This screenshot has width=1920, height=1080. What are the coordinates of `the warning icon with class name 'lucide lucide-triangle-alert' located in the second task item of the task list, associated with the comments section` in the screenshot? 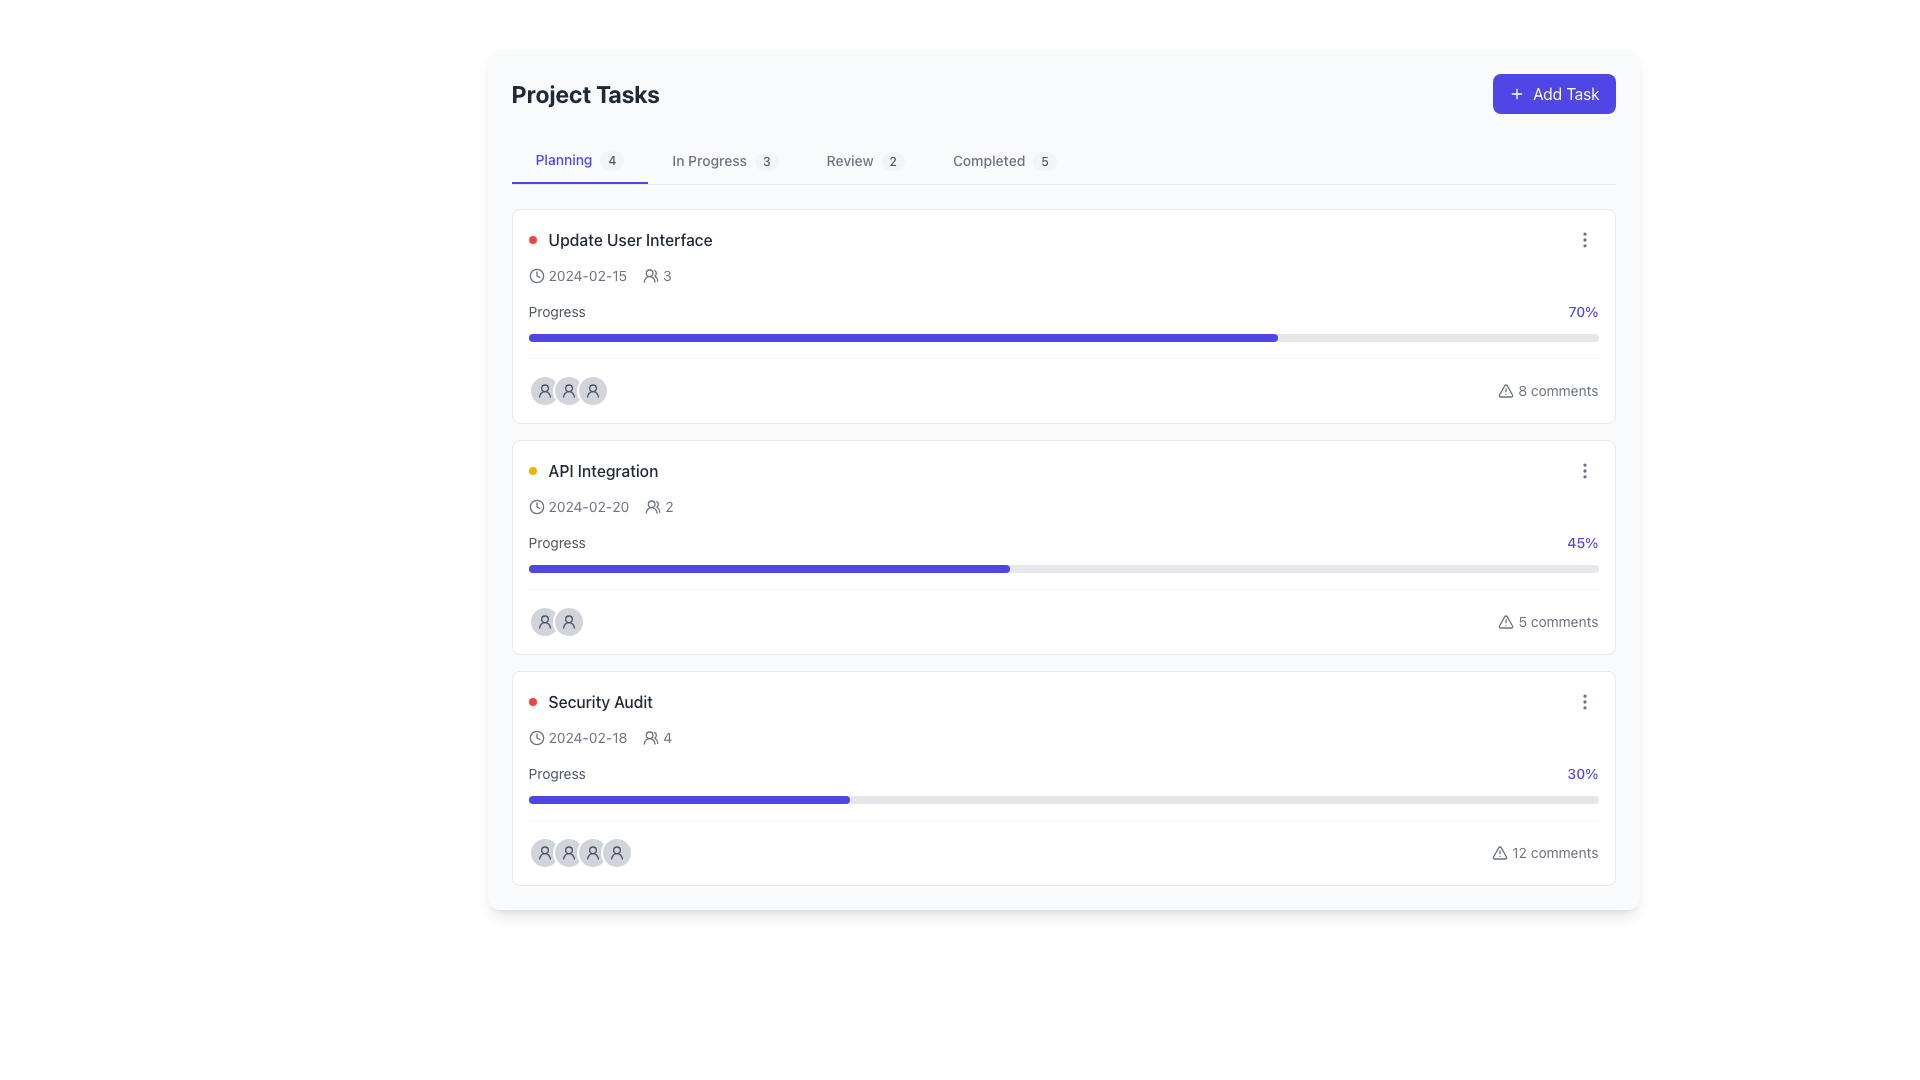 It's located at (1506, 620).